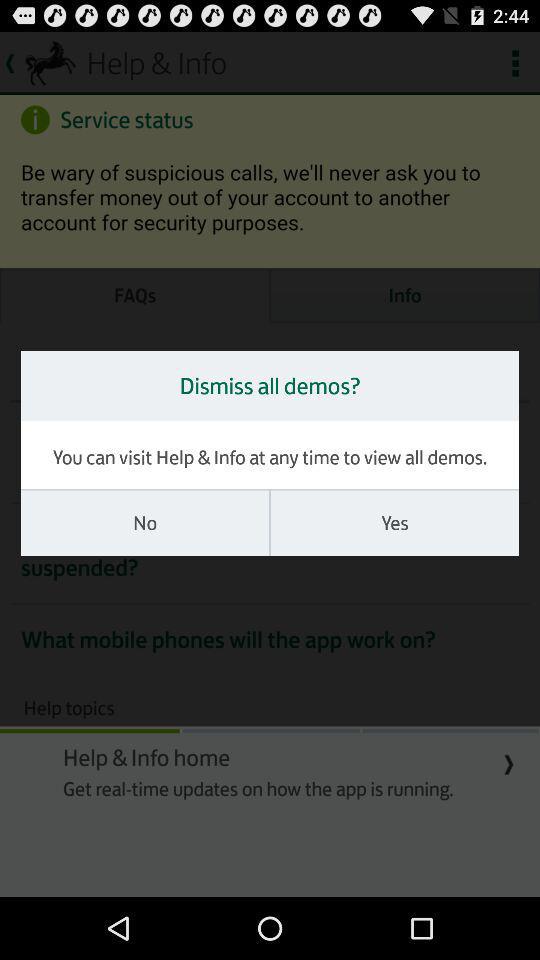 This screenshot has height=960, width=540. I want to click on yes item, so click(394, 522).